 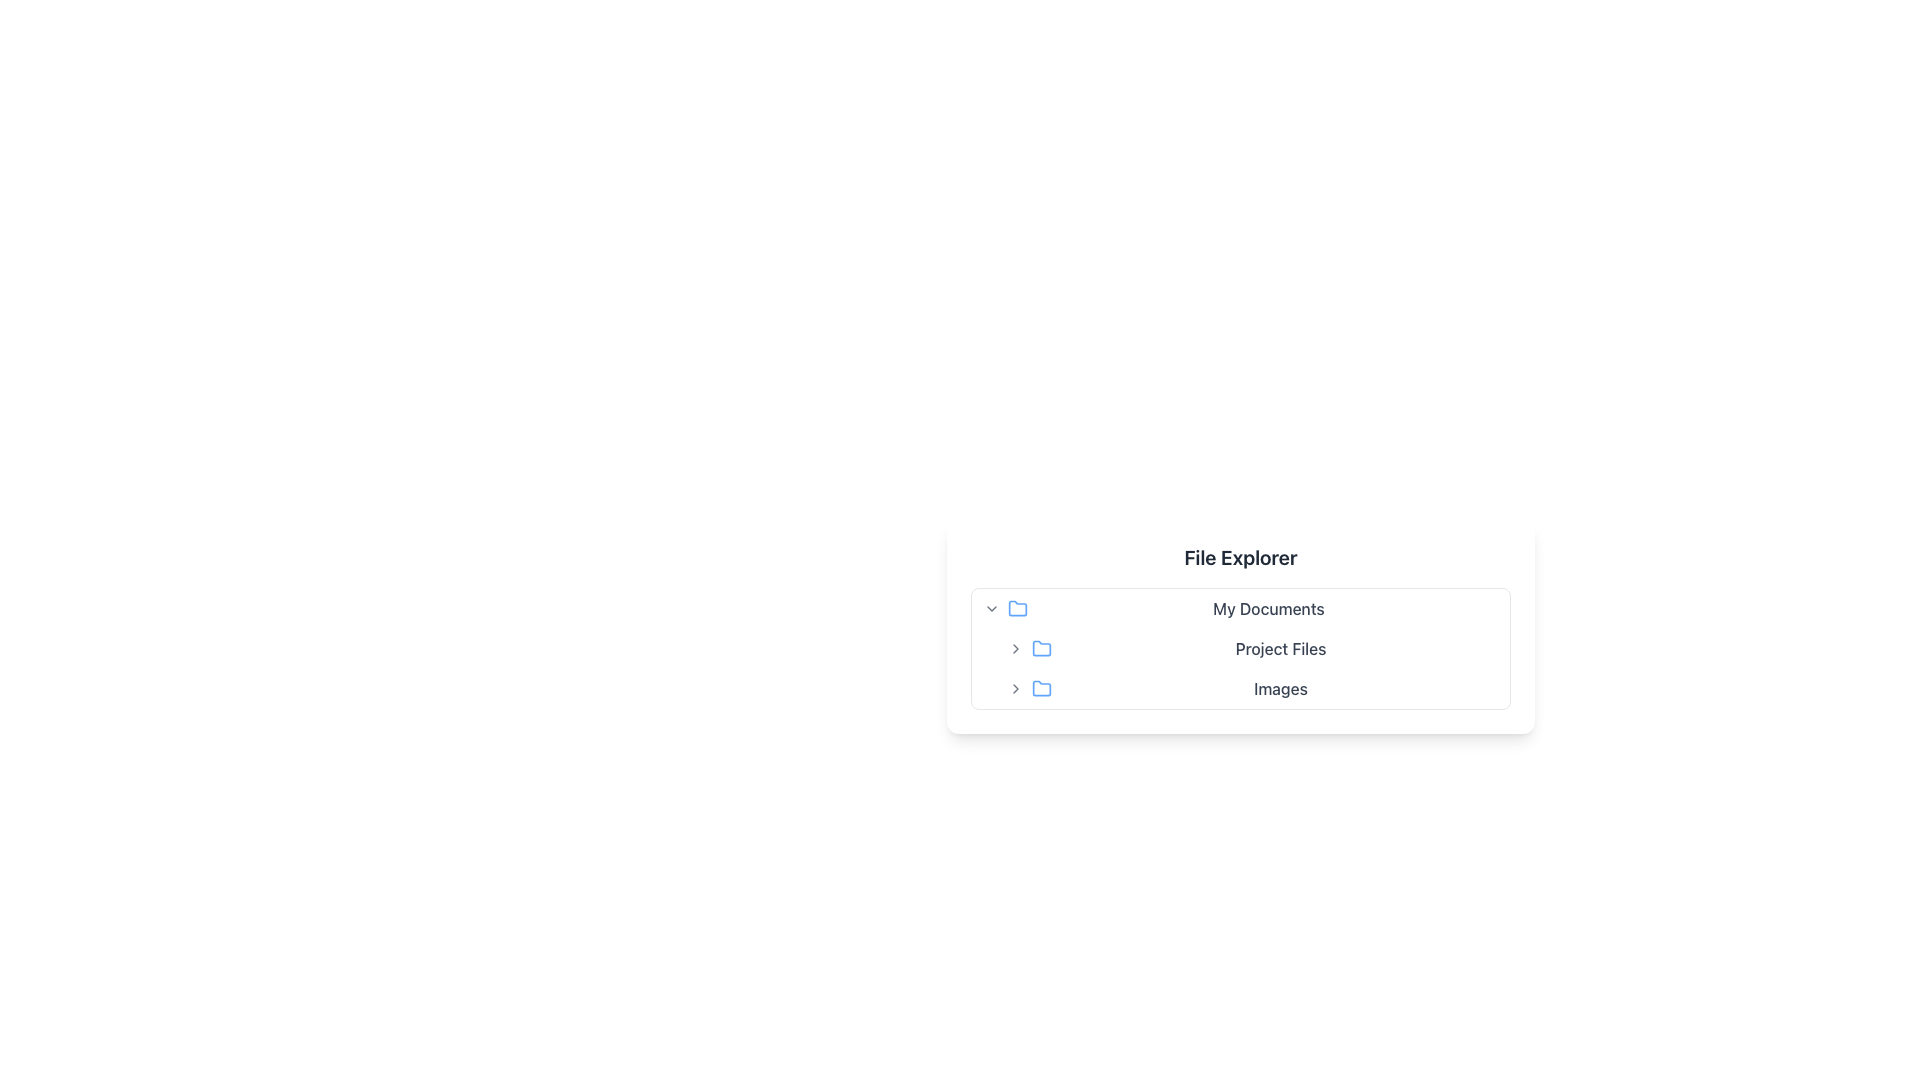 What do you see at coordinates (1040, 648) in the screenshot?
I see `the folder icon representing 'Project Files' for visual feedback` at bounding box center [1040, 648].